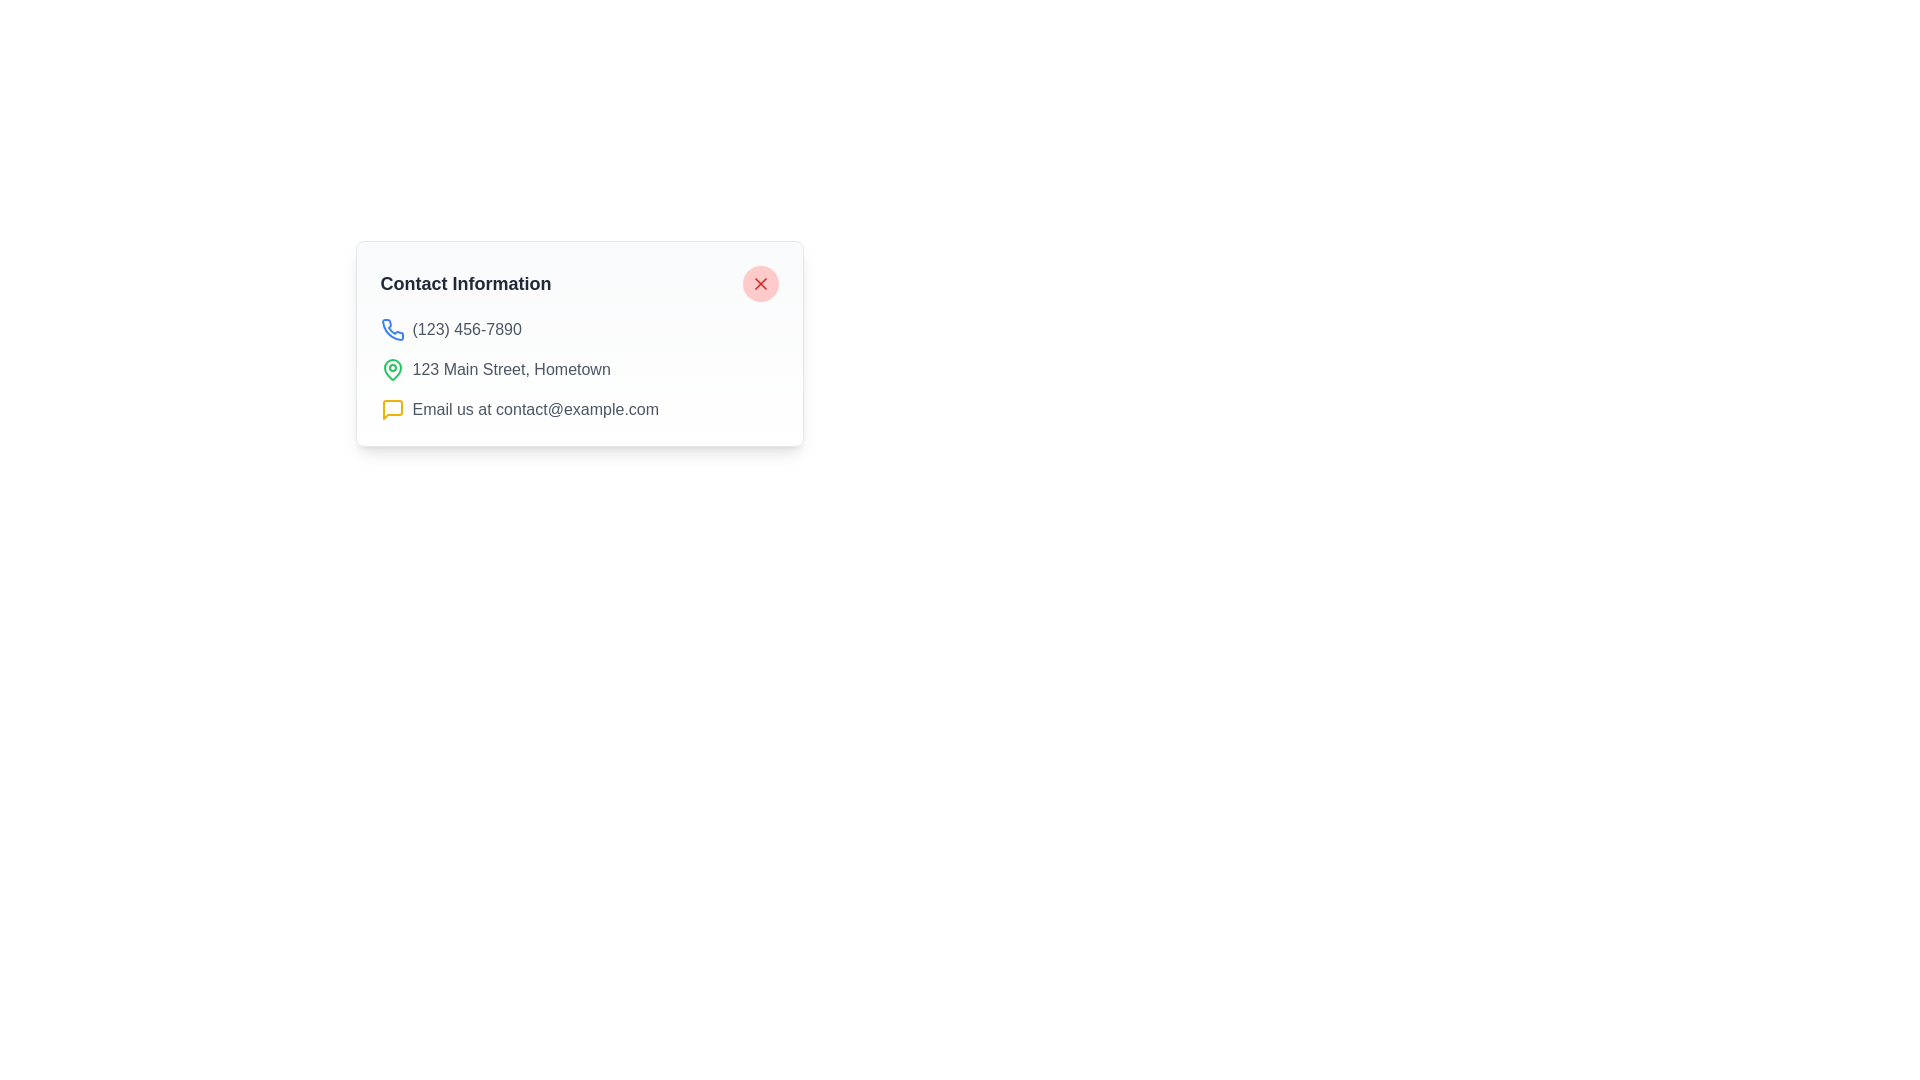 This screenshot has height=1080, width=1920. What do you see at coordinates (392, 328) in the screenshot?
I see `the stylized blue phone icon located to the left of the phone number '(123) 456-7890' in the contact information section, if it is interactive` at bounding box center [392, 328].